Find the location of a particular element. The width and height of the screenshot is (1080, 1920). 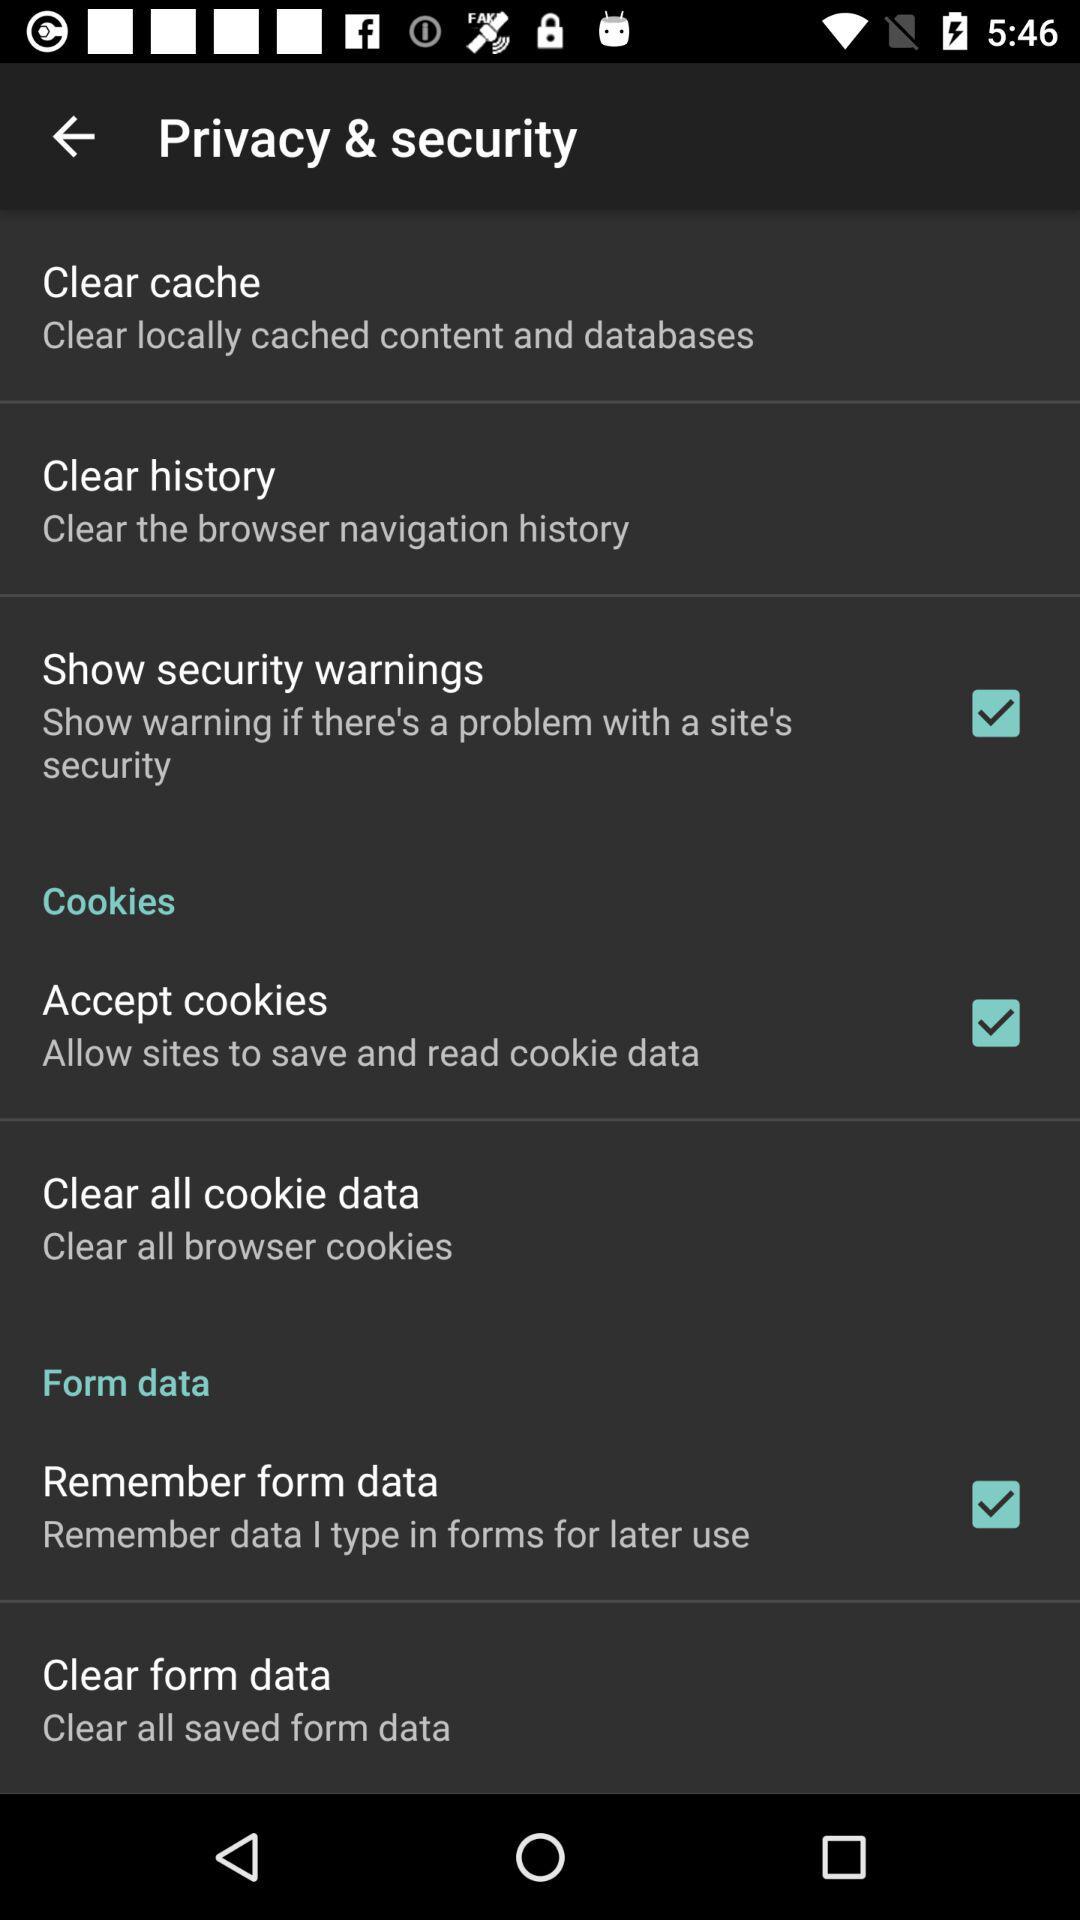

app above clear history icon is located at coordinates (398, 333).